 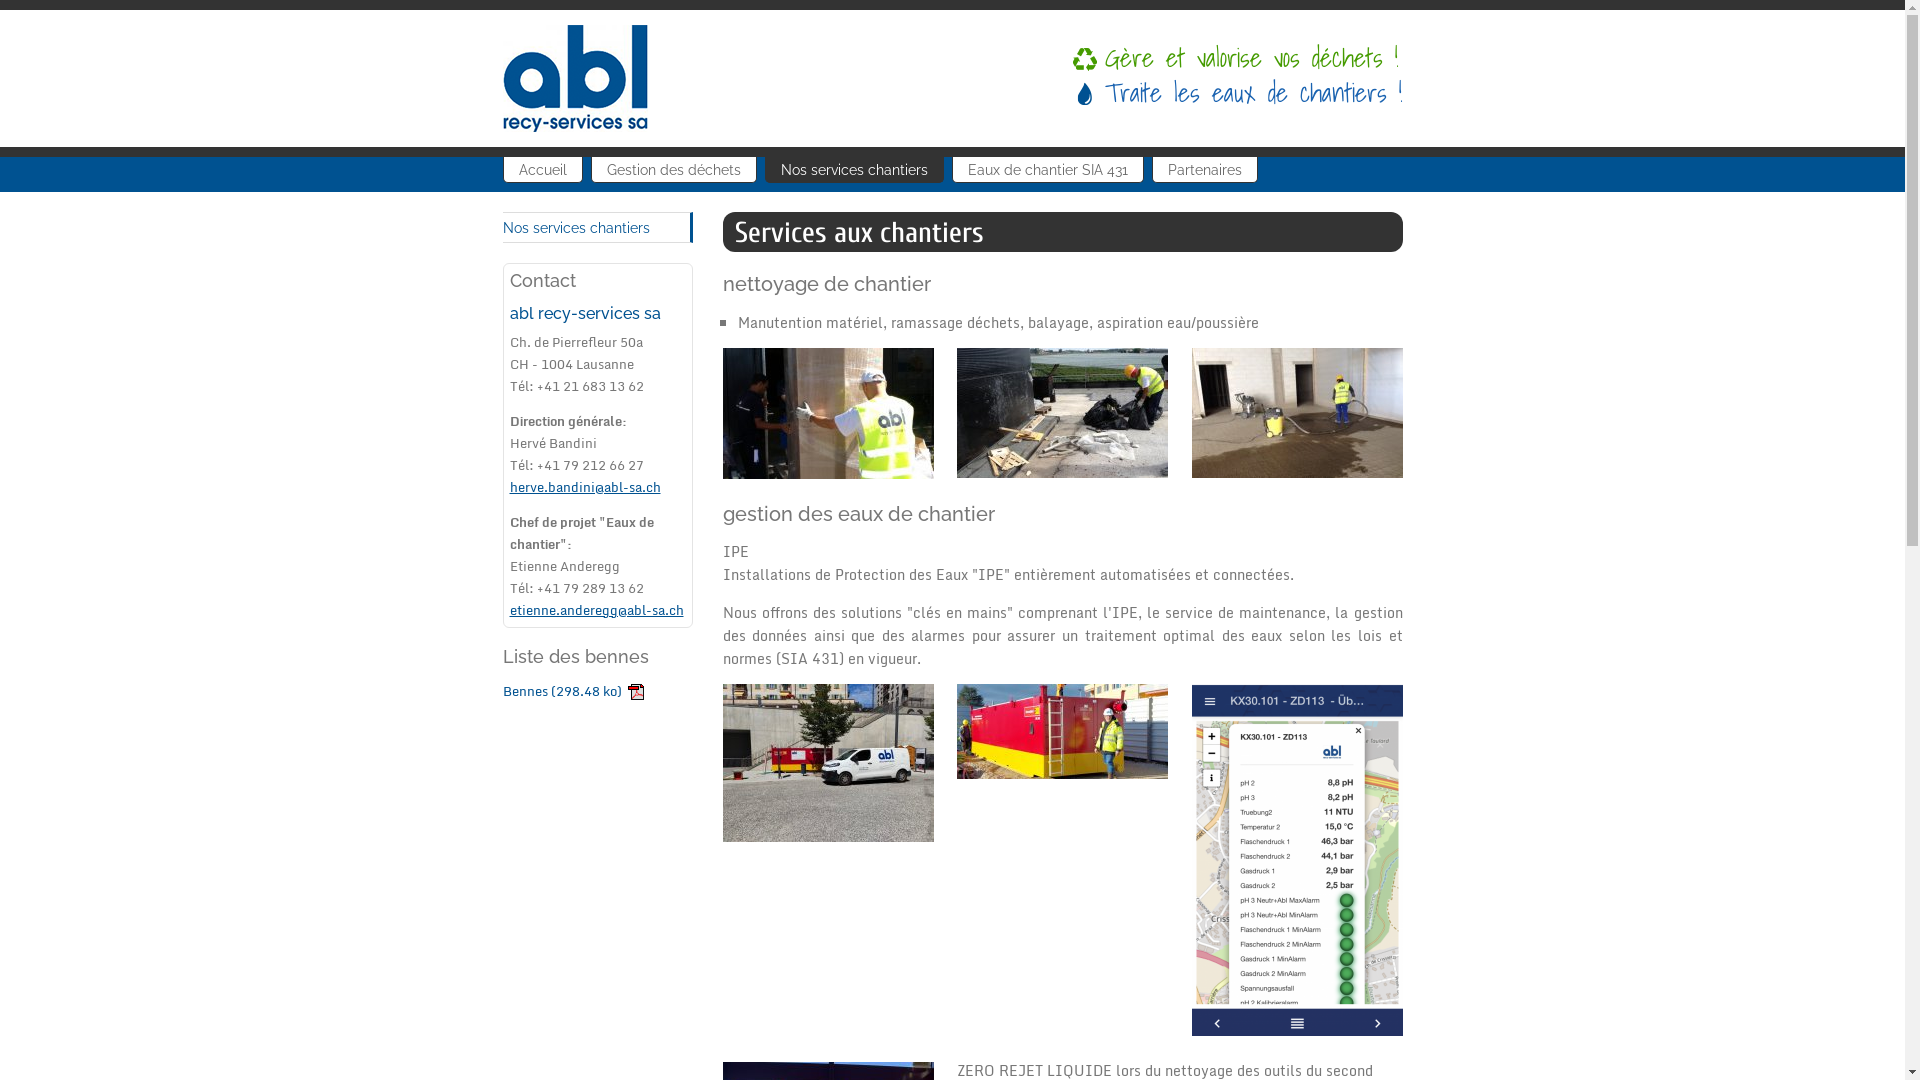 What do you see at coordinates (853, 168) in the screenshot?
I see `'Nos services chantiers'` at bounding box center [853, 168].